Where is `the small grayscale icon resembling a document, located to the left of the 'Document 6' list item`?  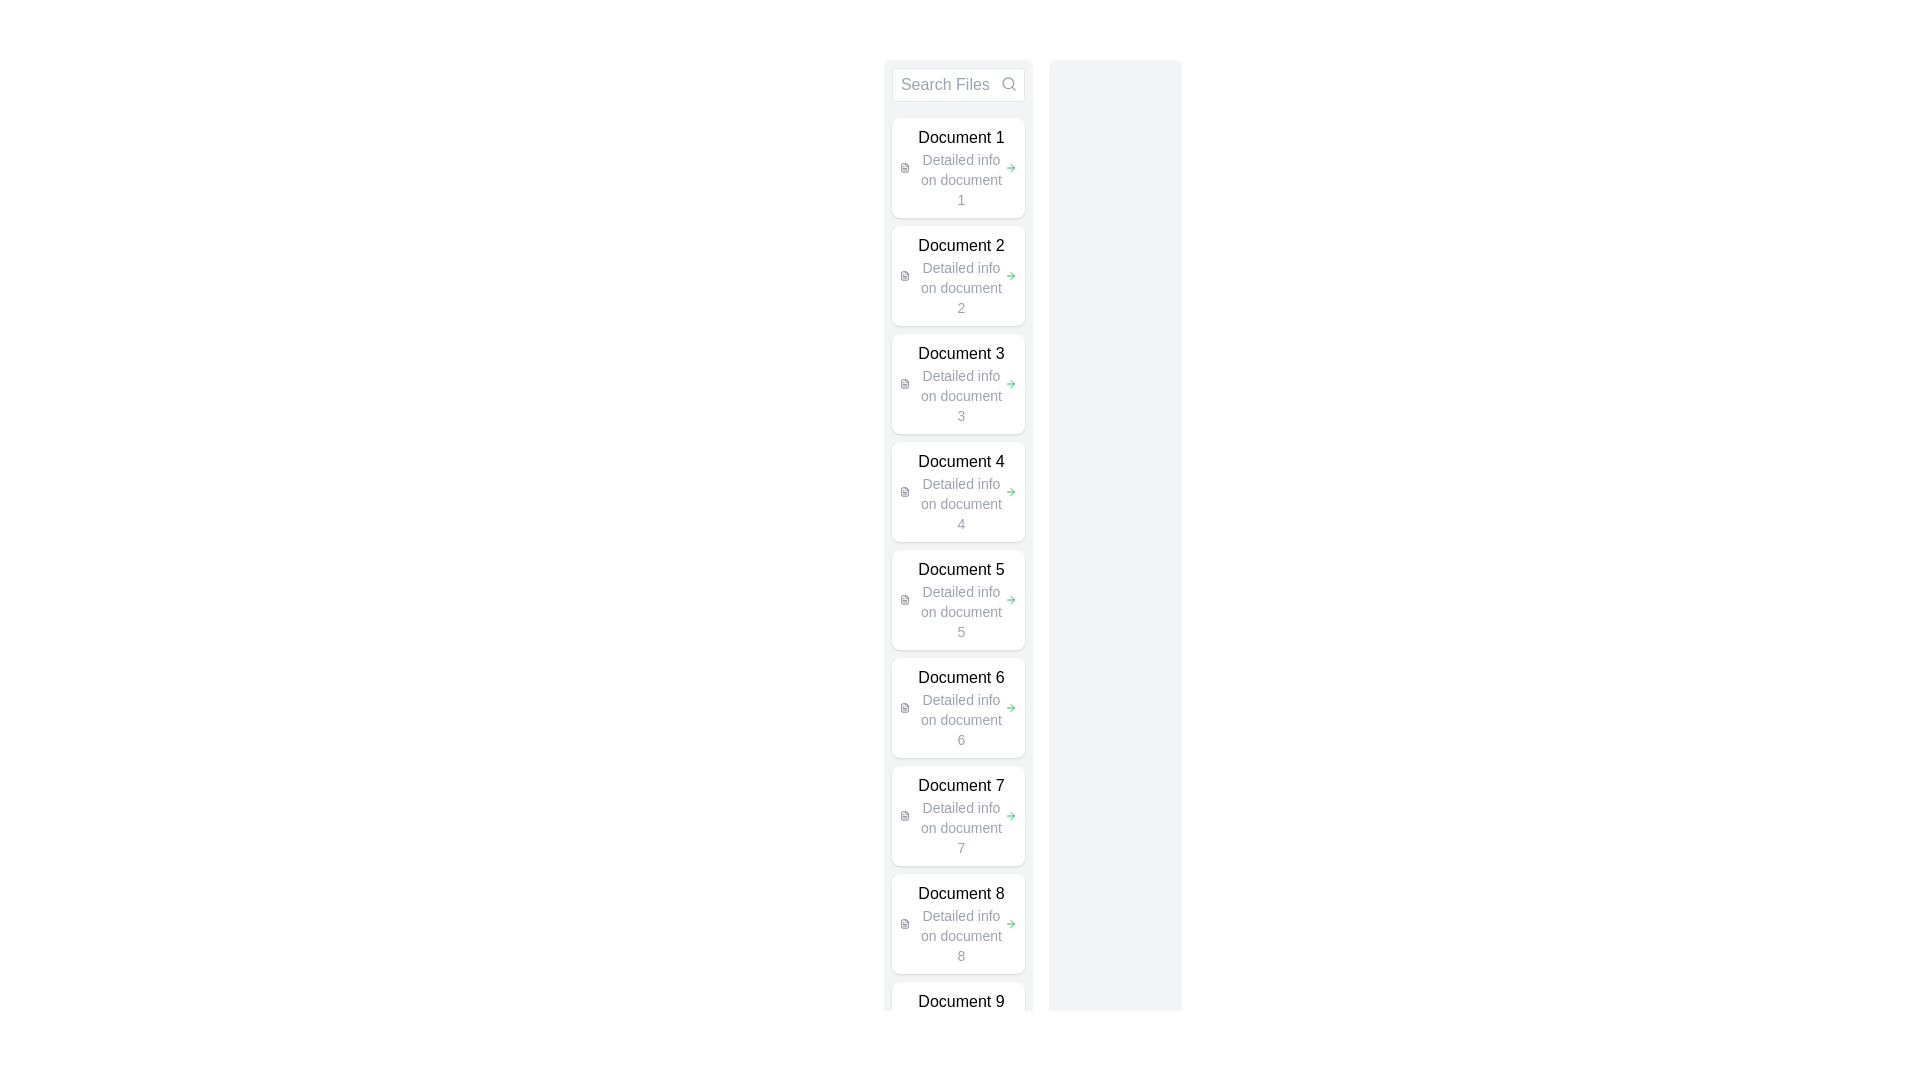
the small grayscale icon resembling a document, located to the left of the 'Document 6' list item is located at coordinates (903, 707).